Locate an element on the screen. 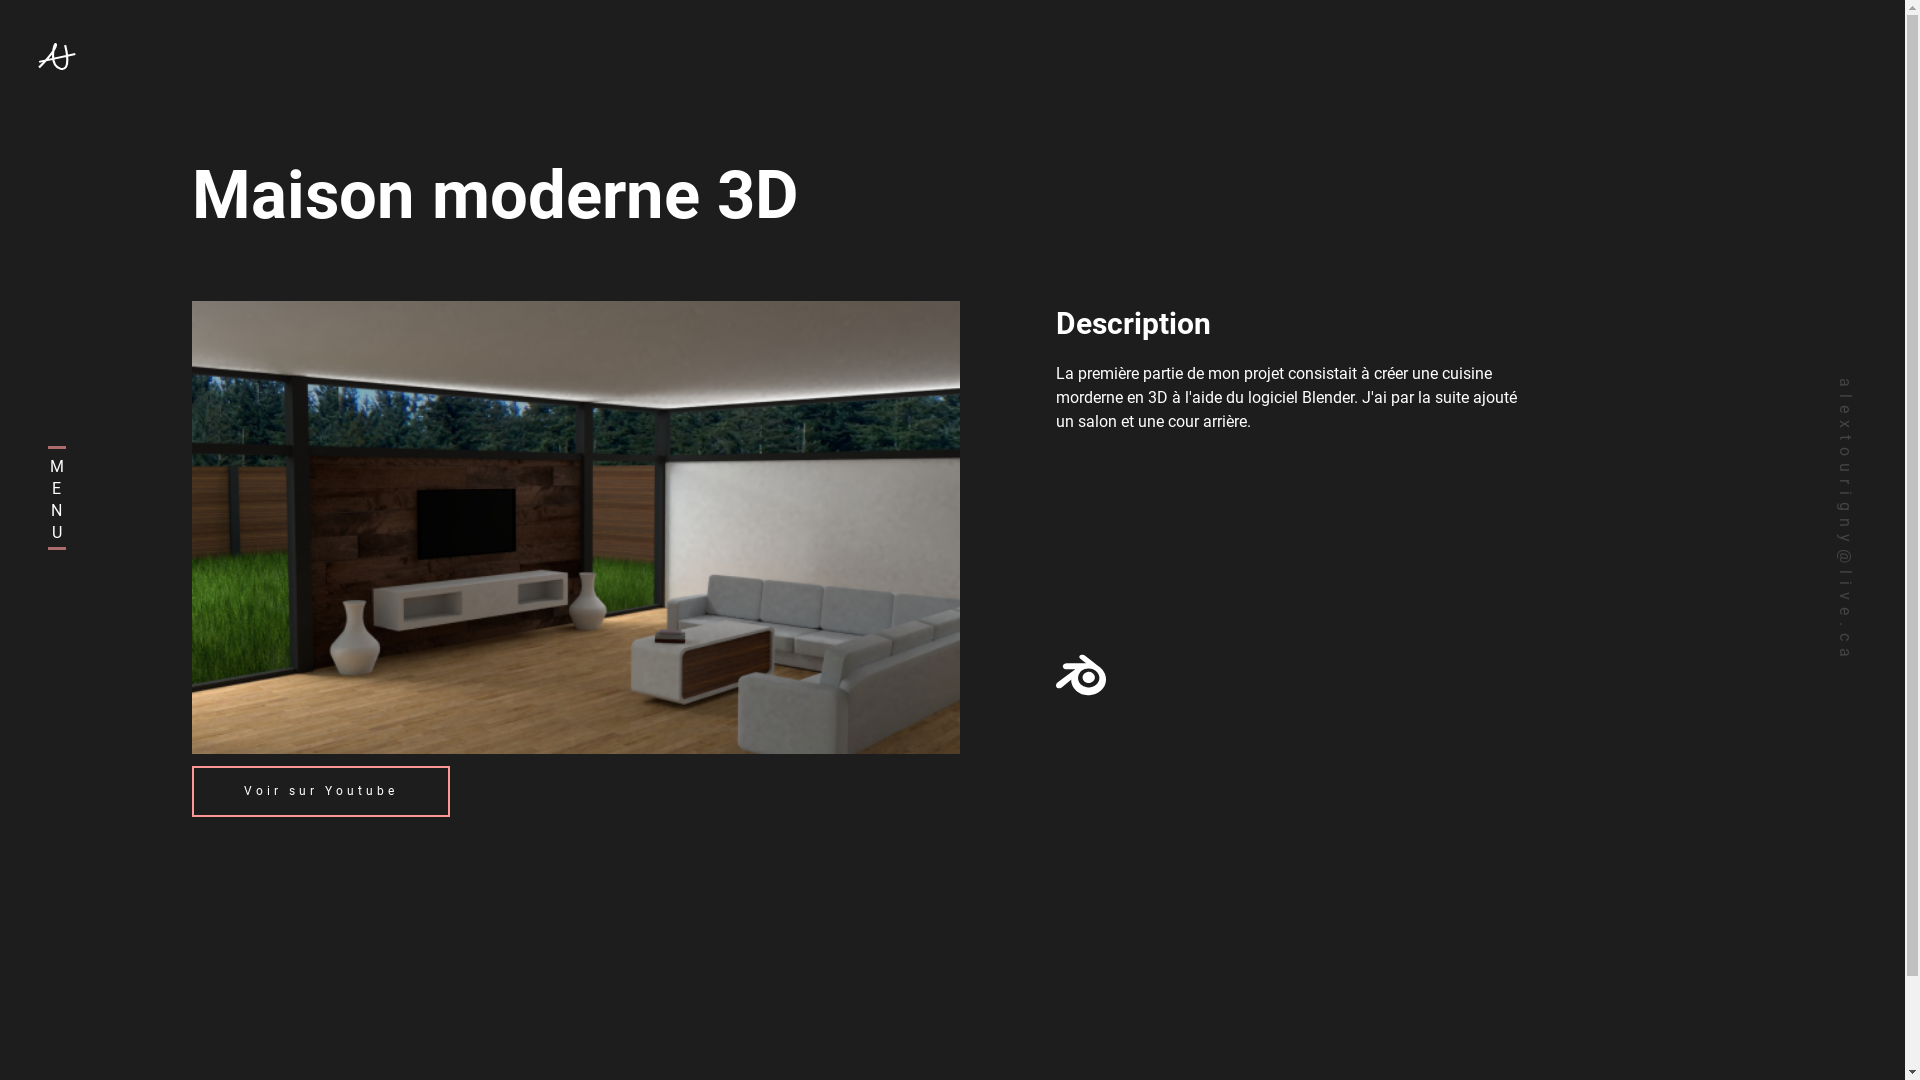 This screenshot has height=1080, width=1920. 'MENU' is located at coordinates (67, 496).